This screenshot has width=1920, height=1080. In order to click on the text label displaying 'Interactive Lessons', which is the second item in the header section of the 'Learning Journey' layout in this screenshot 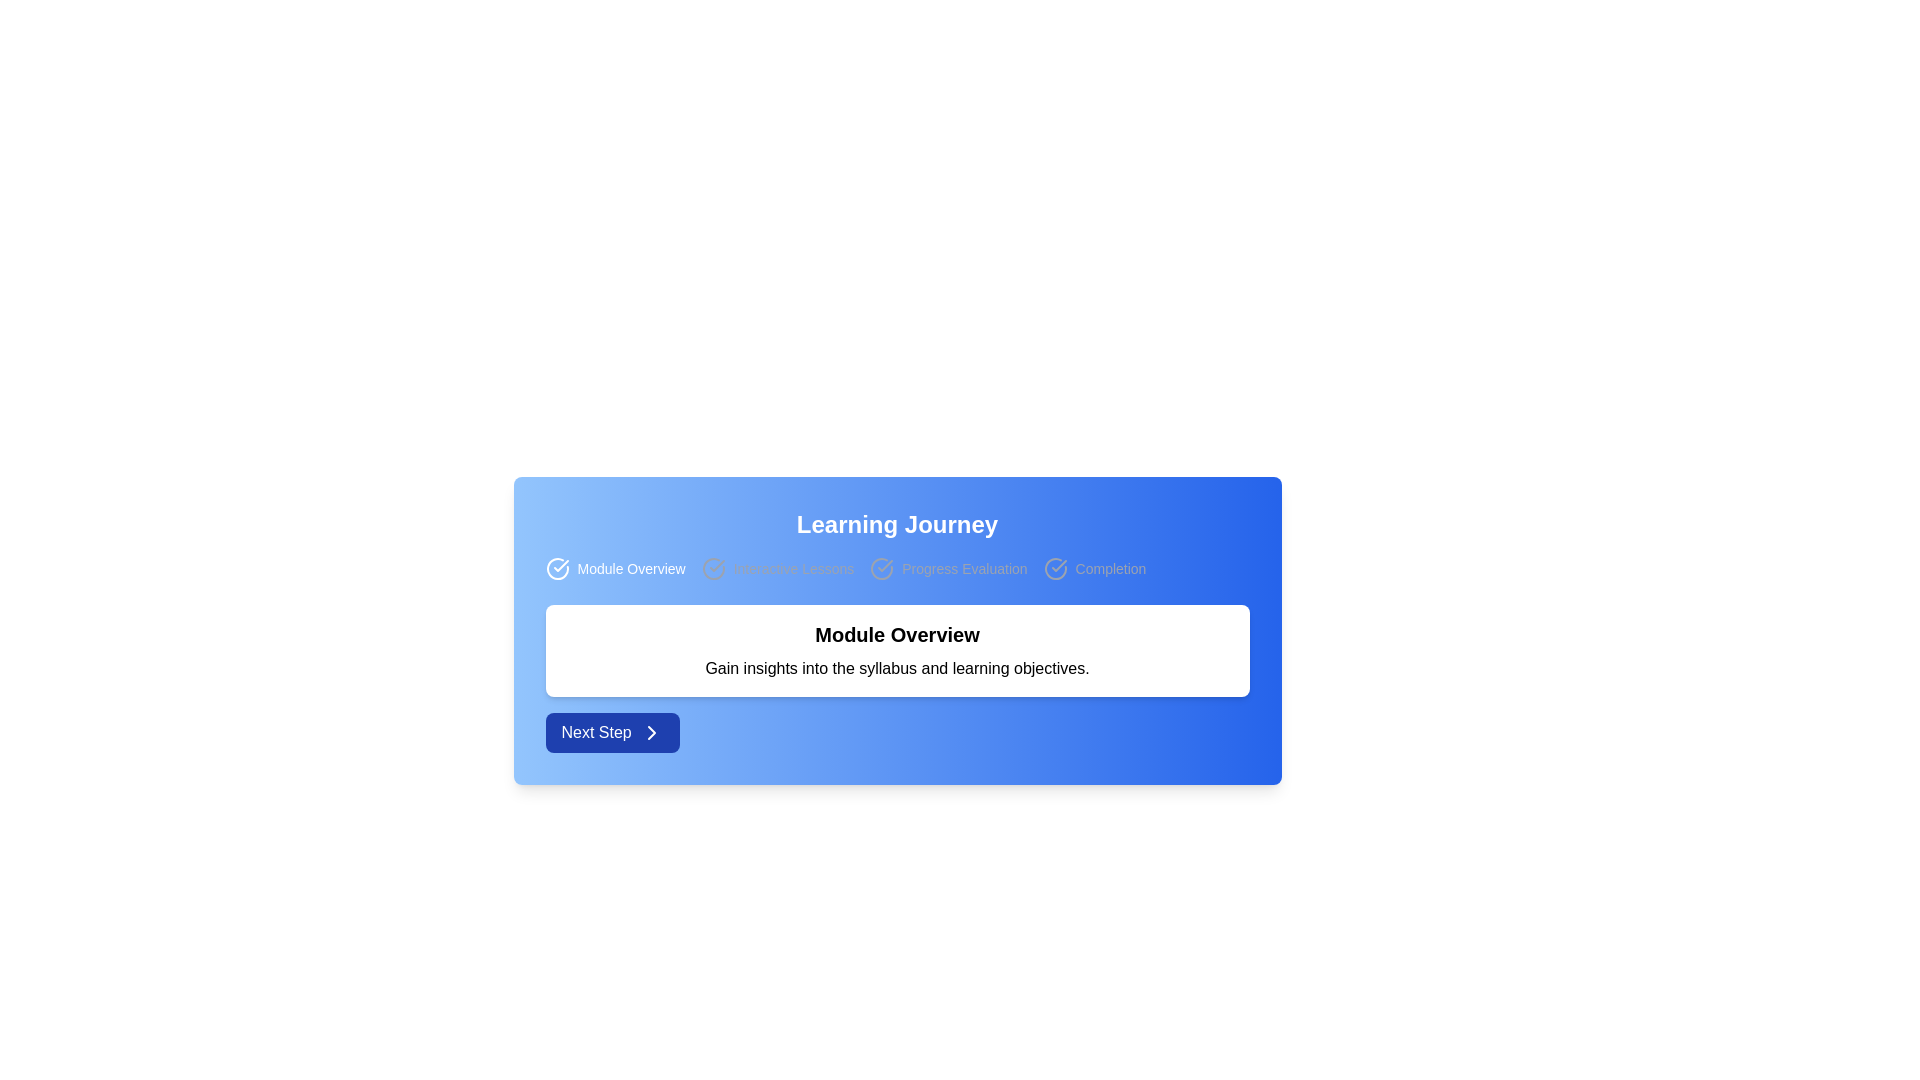, I will do `click(792, 569)`.